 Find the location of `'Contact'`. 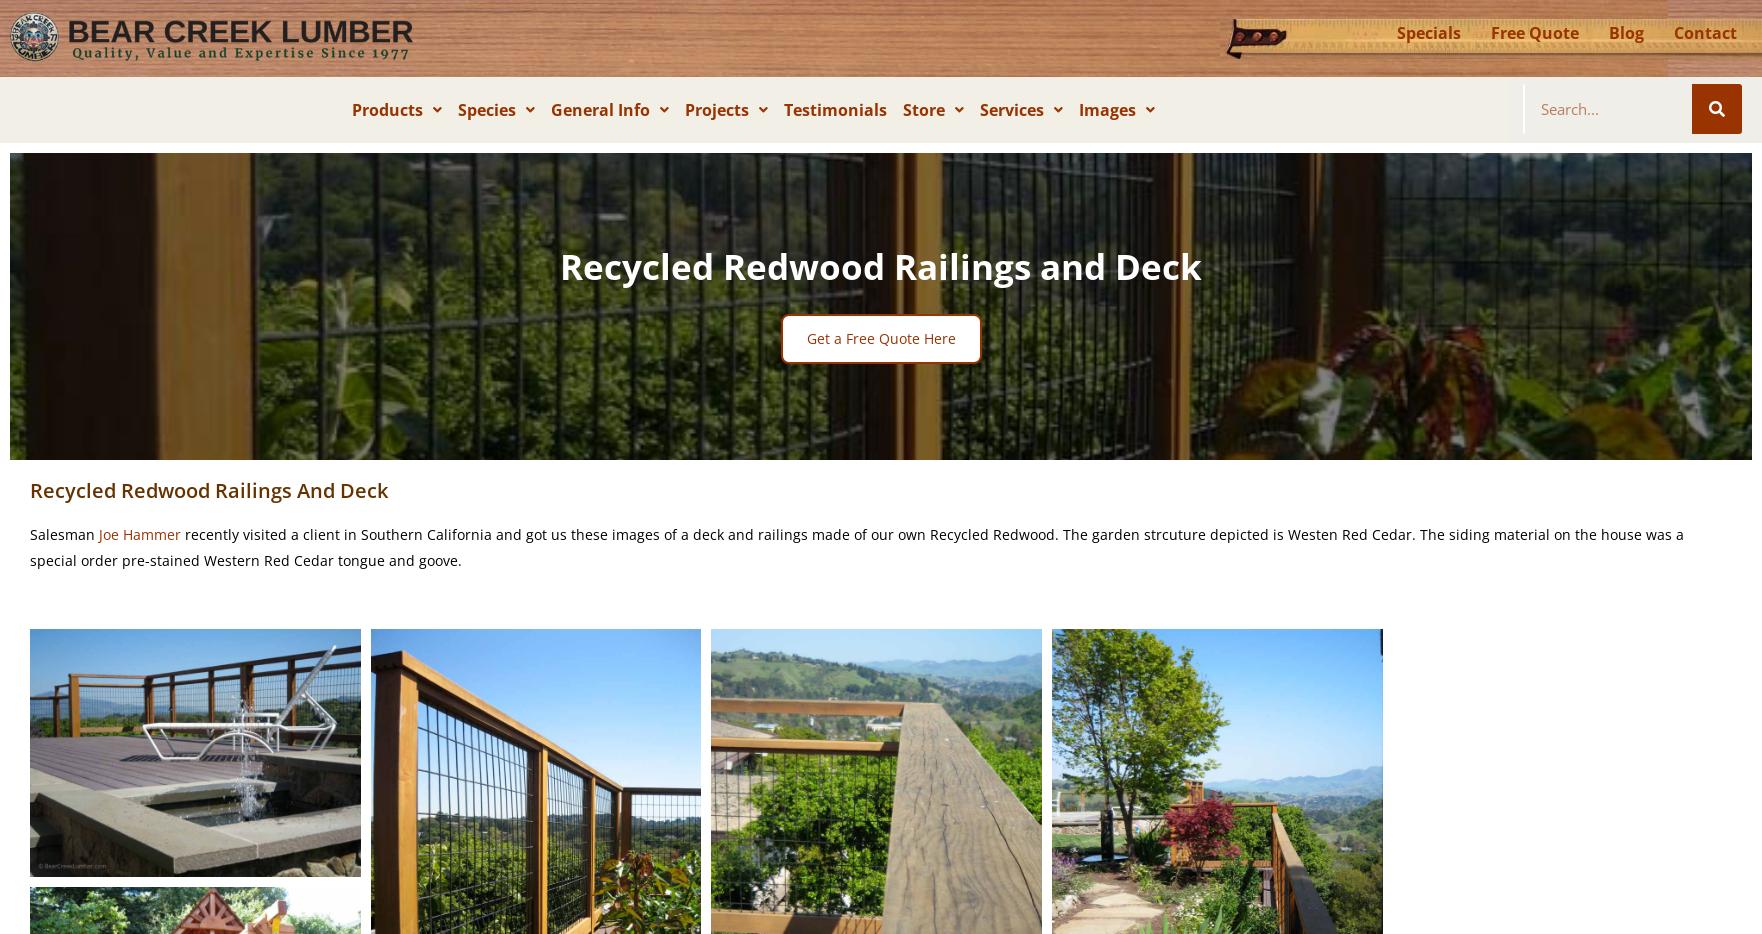

'Contact' is located at coordinates (1672, 31).